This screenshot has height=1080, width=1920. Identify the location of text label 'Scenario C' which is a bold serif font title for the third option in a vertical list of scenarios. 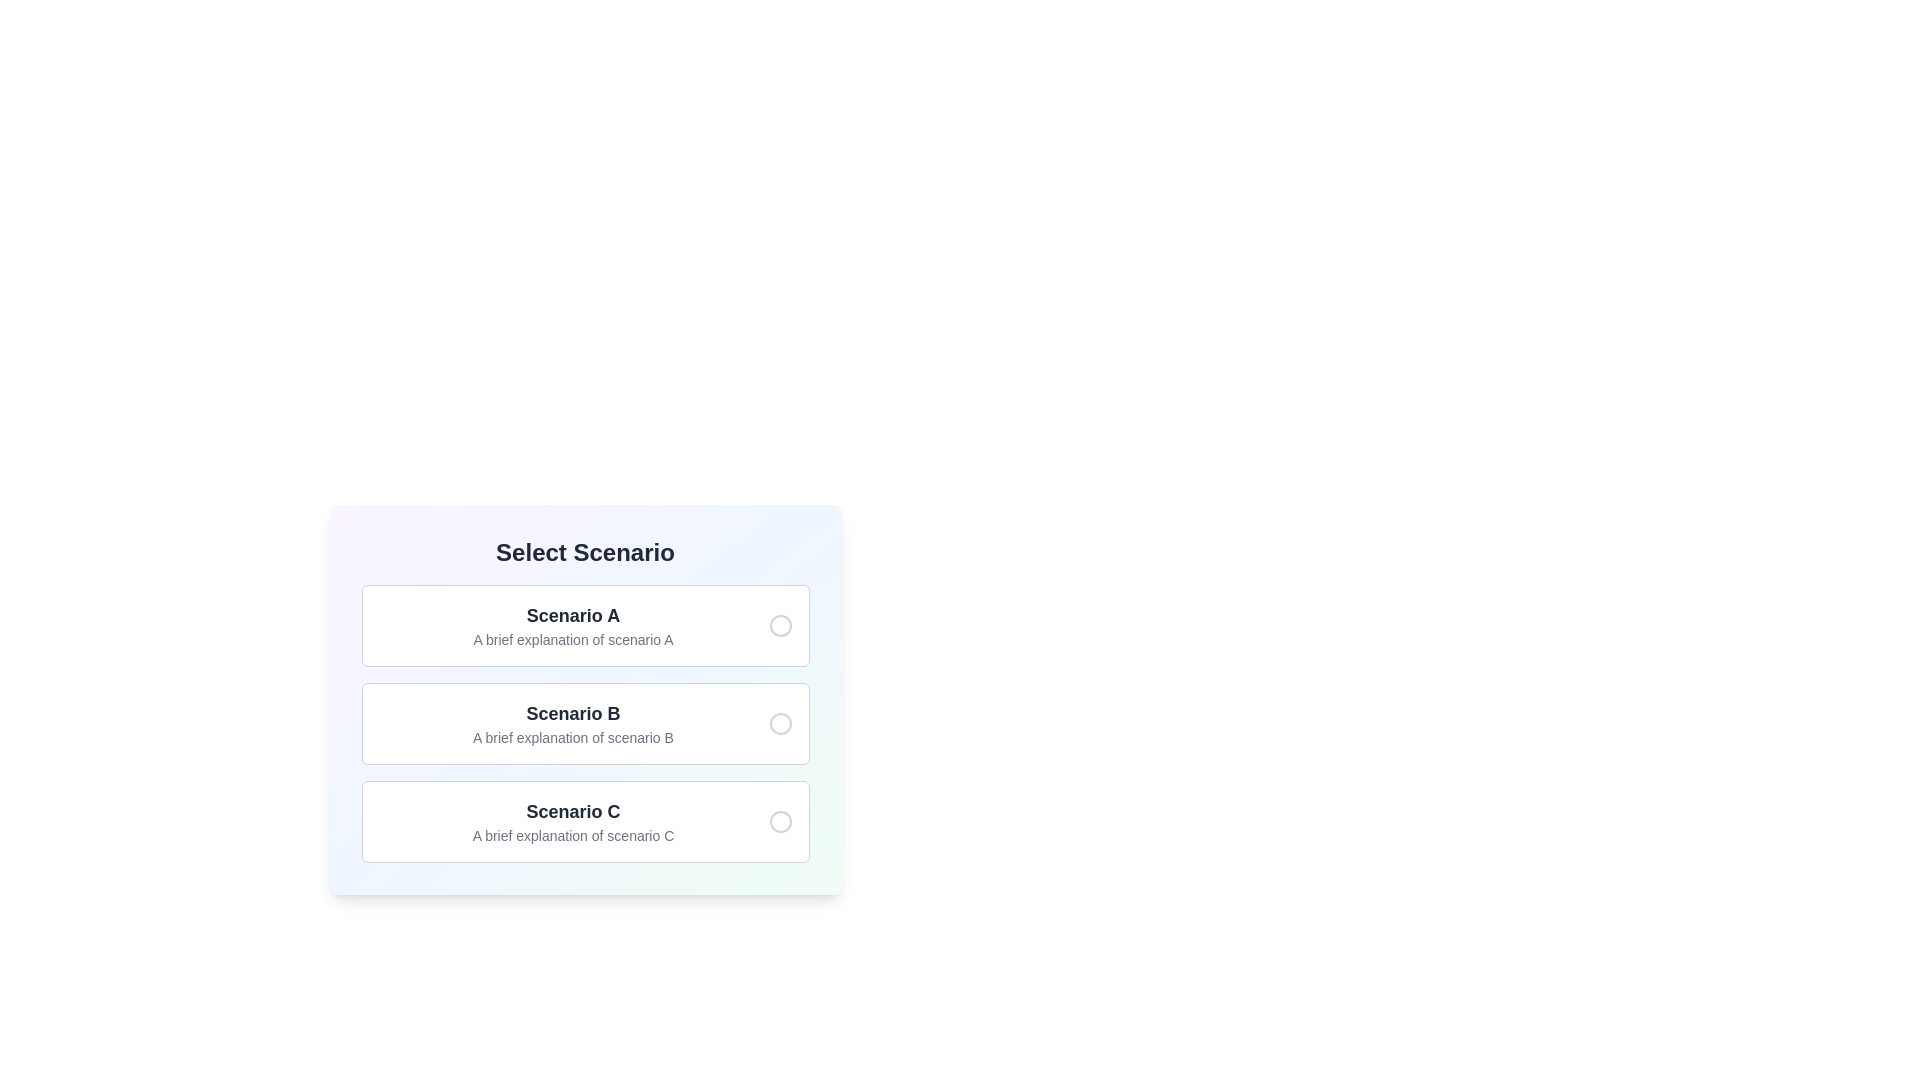
(572, 812).